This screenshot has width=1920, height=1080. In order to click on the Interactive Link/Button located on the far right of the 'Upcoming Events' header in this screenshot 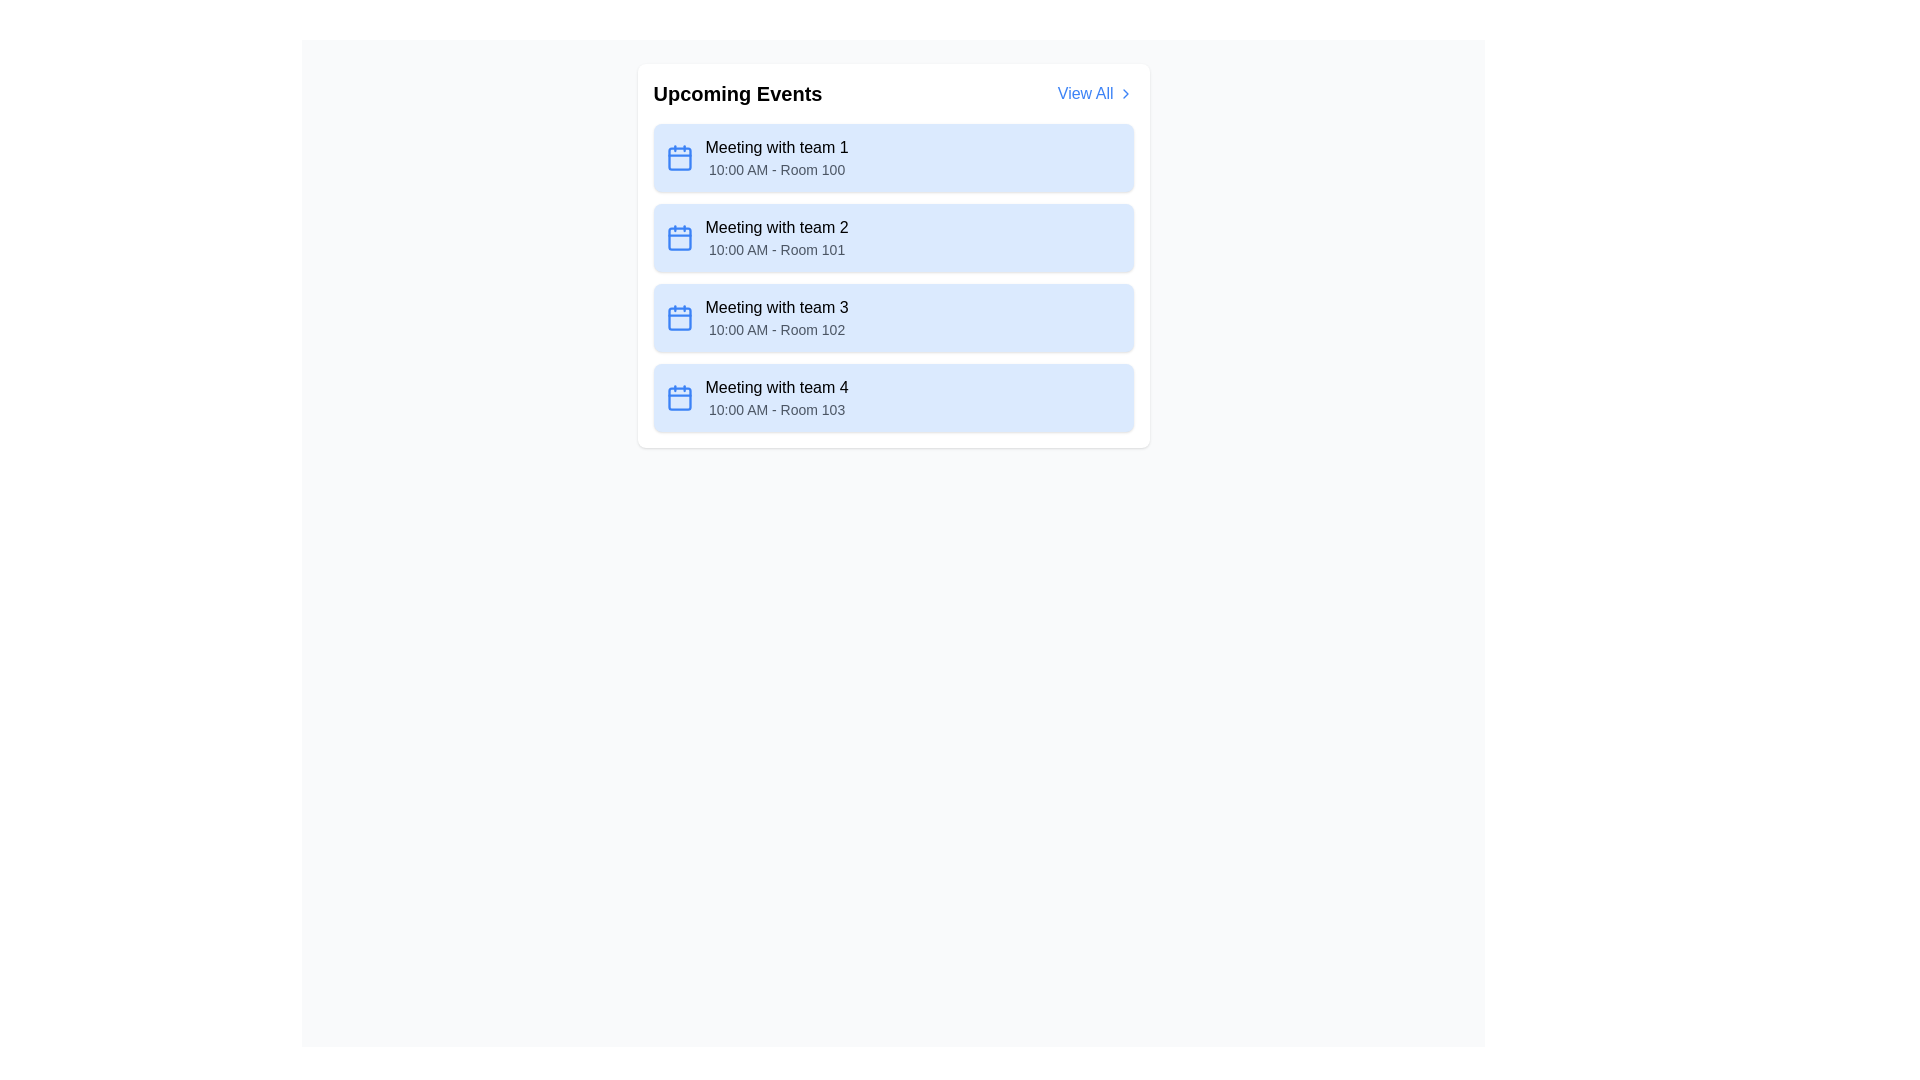, I will do `click(1094, 93)`.